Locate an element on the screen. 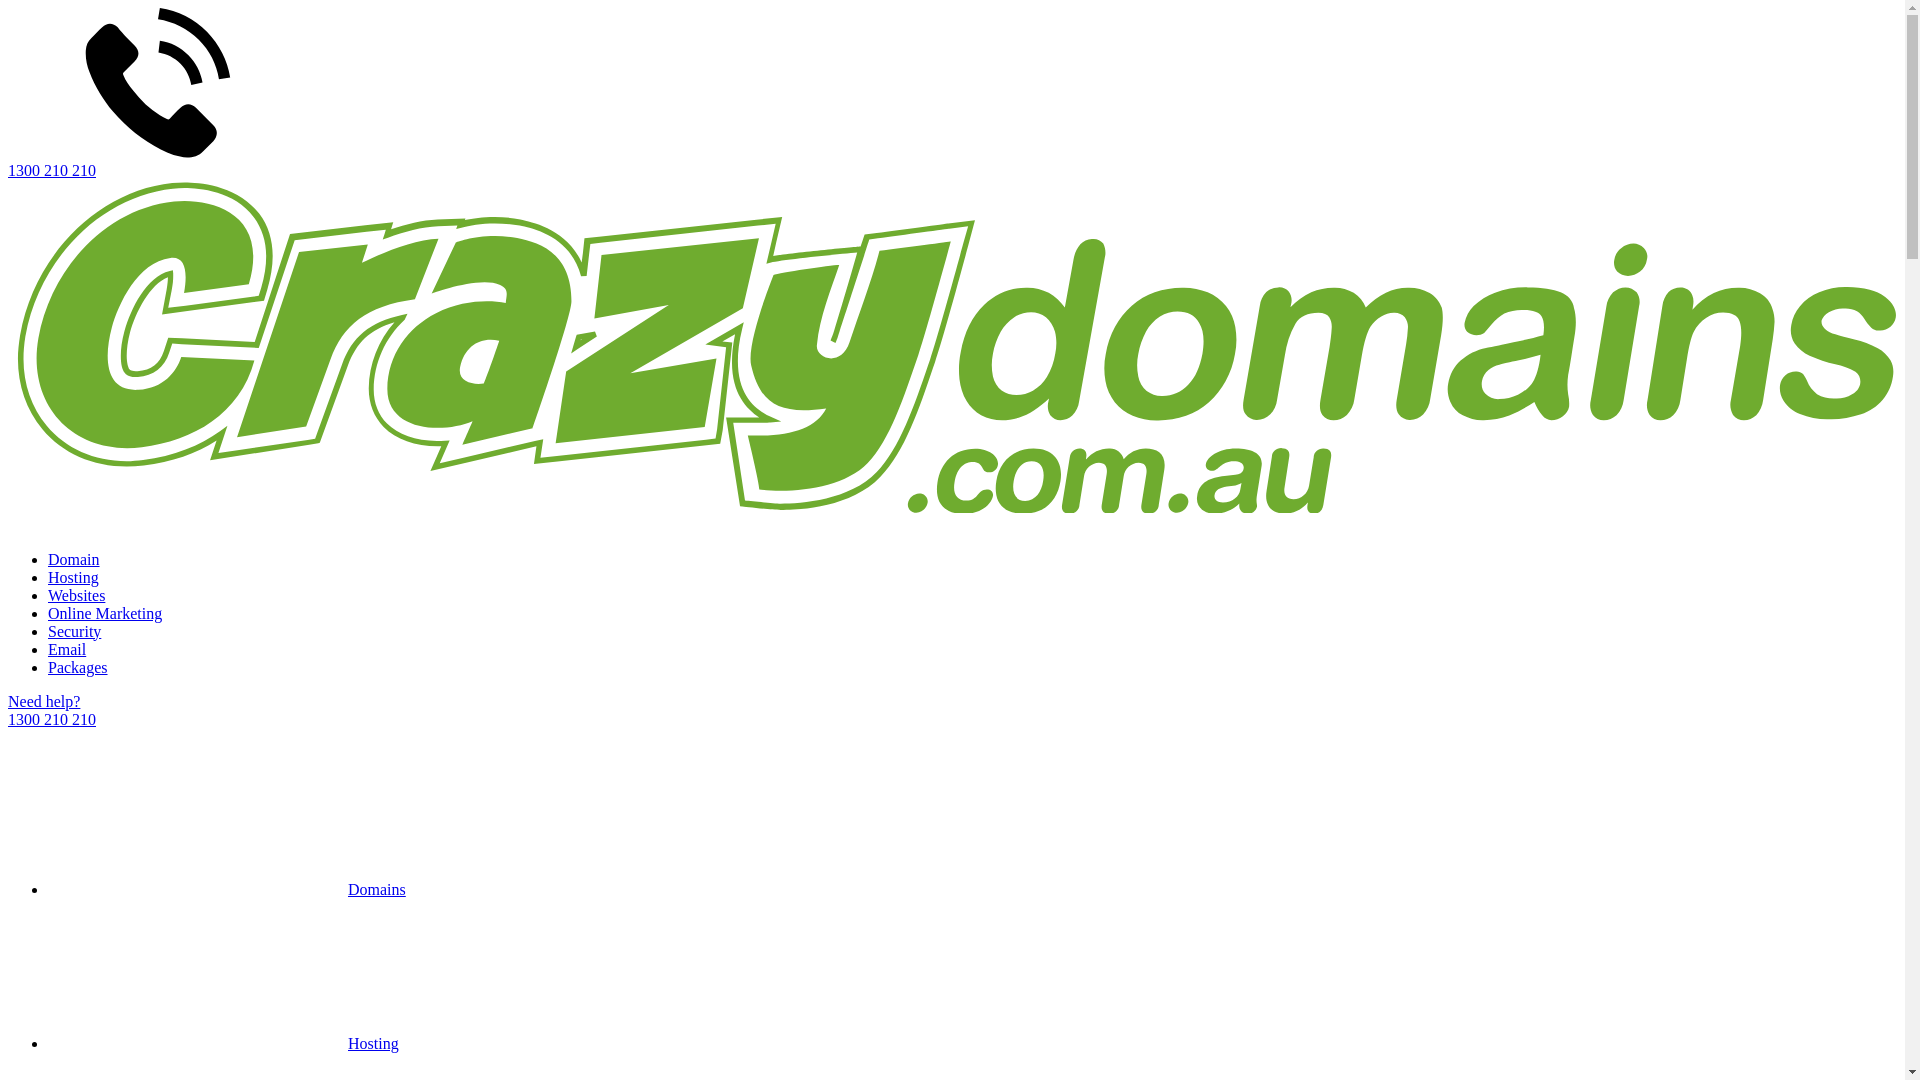 Image resolution: width=1920 pixels, height=1080 pixels. 'Email' is located at coordinates (67, 649).